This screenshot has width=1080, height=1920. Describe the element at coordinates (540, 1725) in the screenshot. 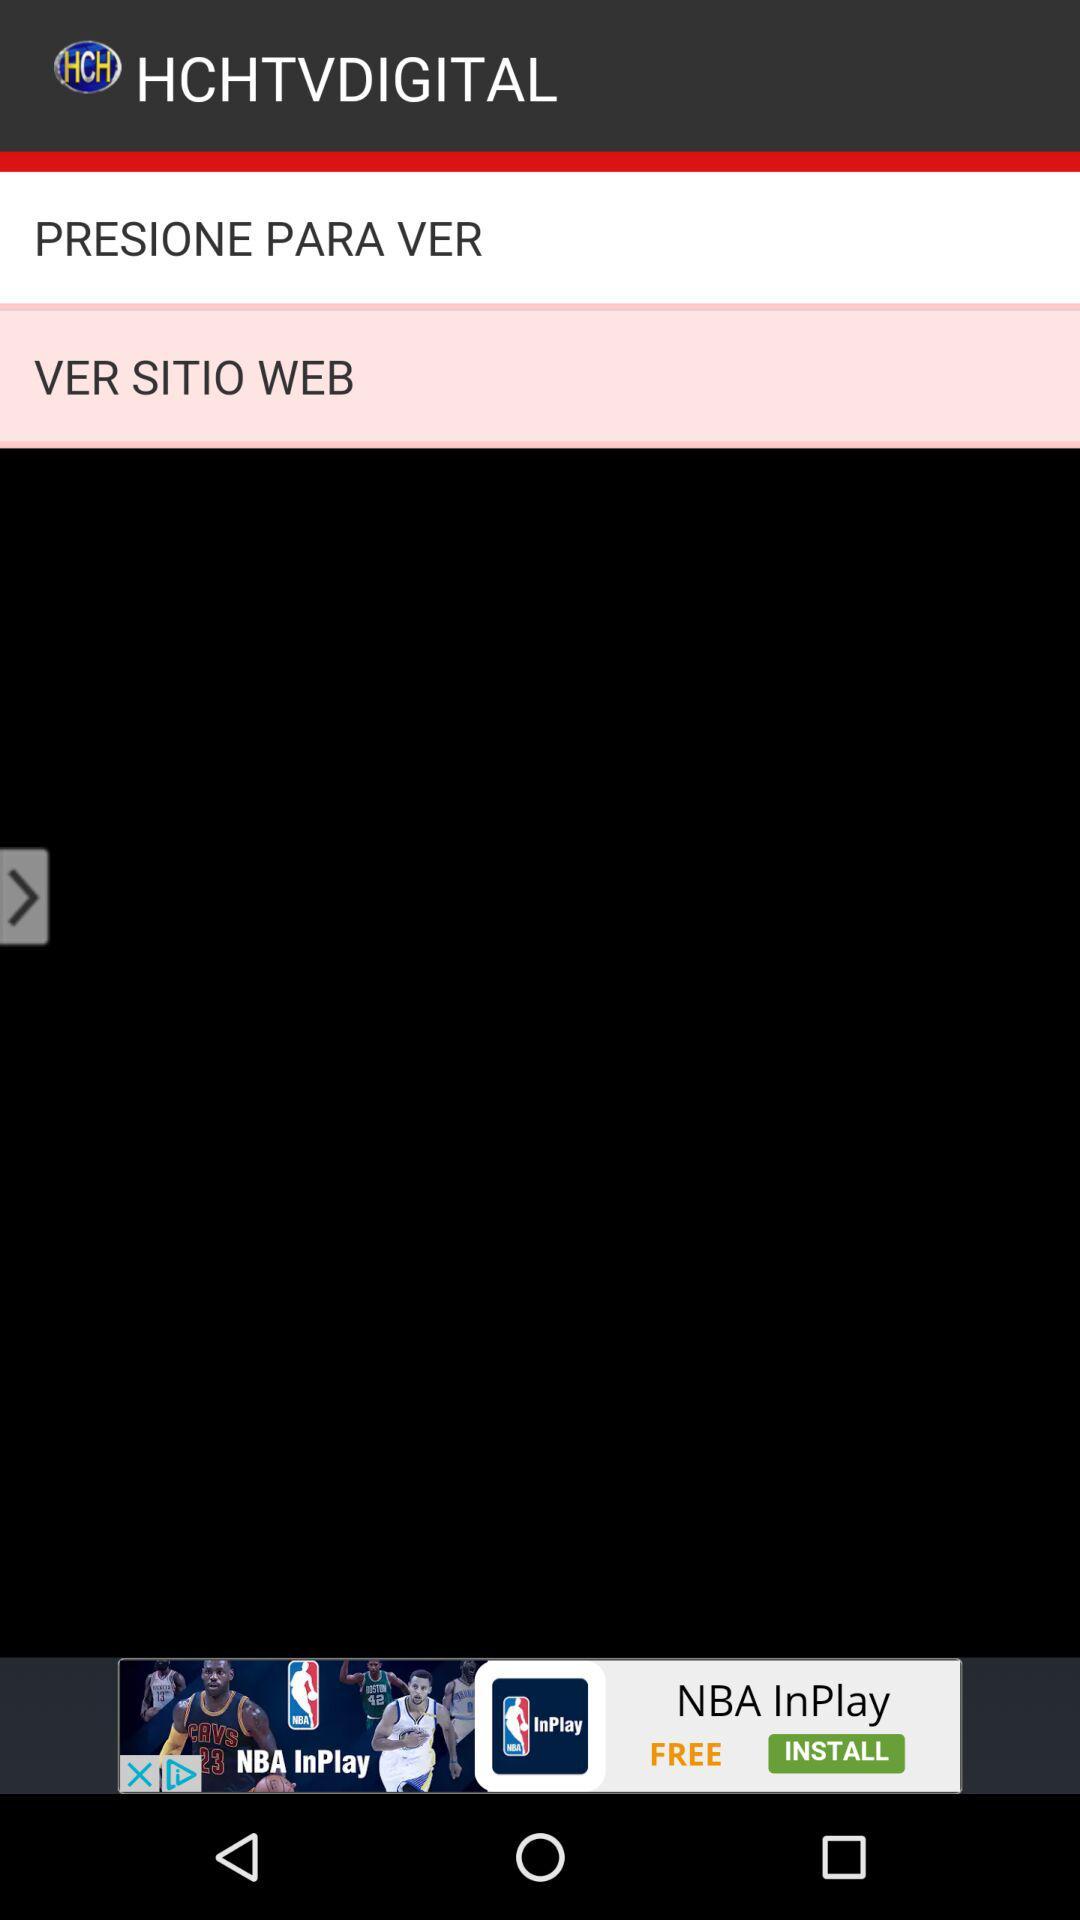

I see `the advertisement` at that location.